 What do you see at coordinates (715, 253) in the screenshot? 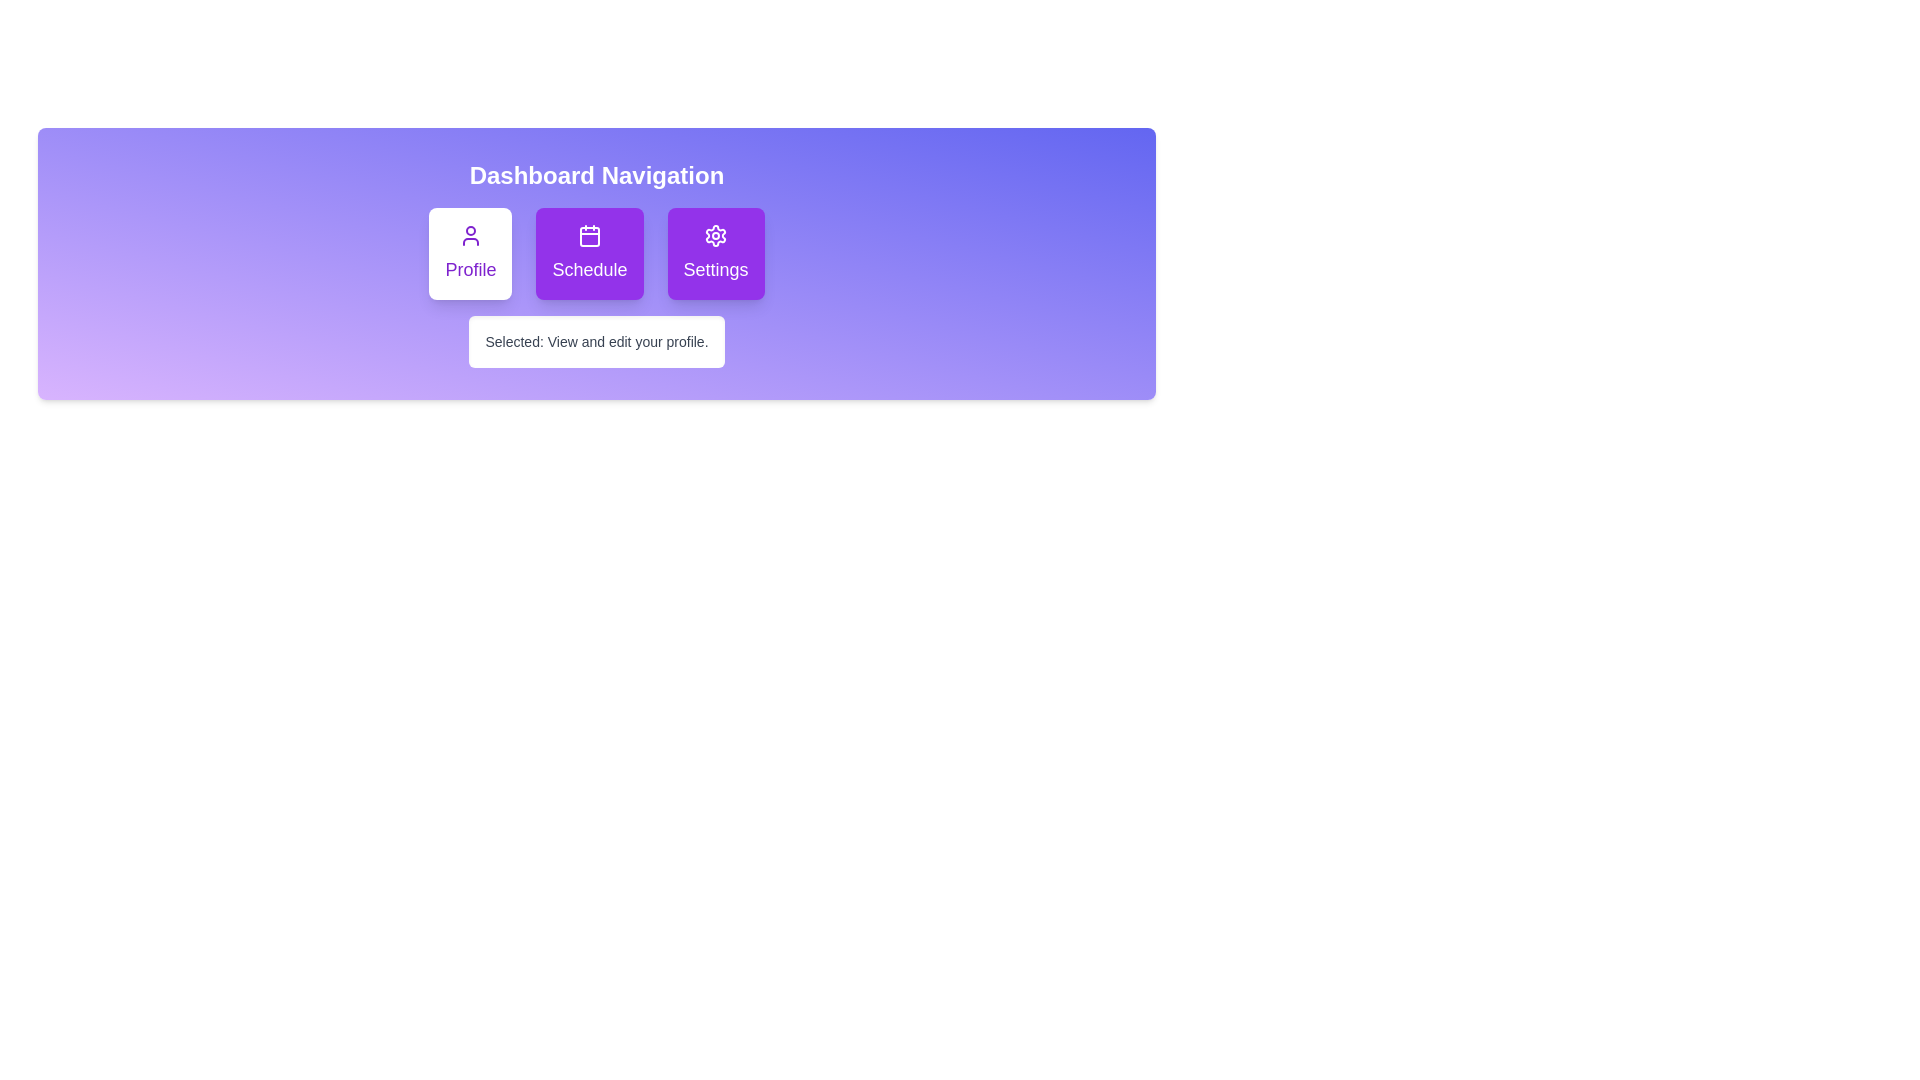
I see `the 'Settings' button, which is the rightmost button in a group of three buttons labeled 'Profile', 'Schedule', and 'Settings'` at bounding box center [715, 253].